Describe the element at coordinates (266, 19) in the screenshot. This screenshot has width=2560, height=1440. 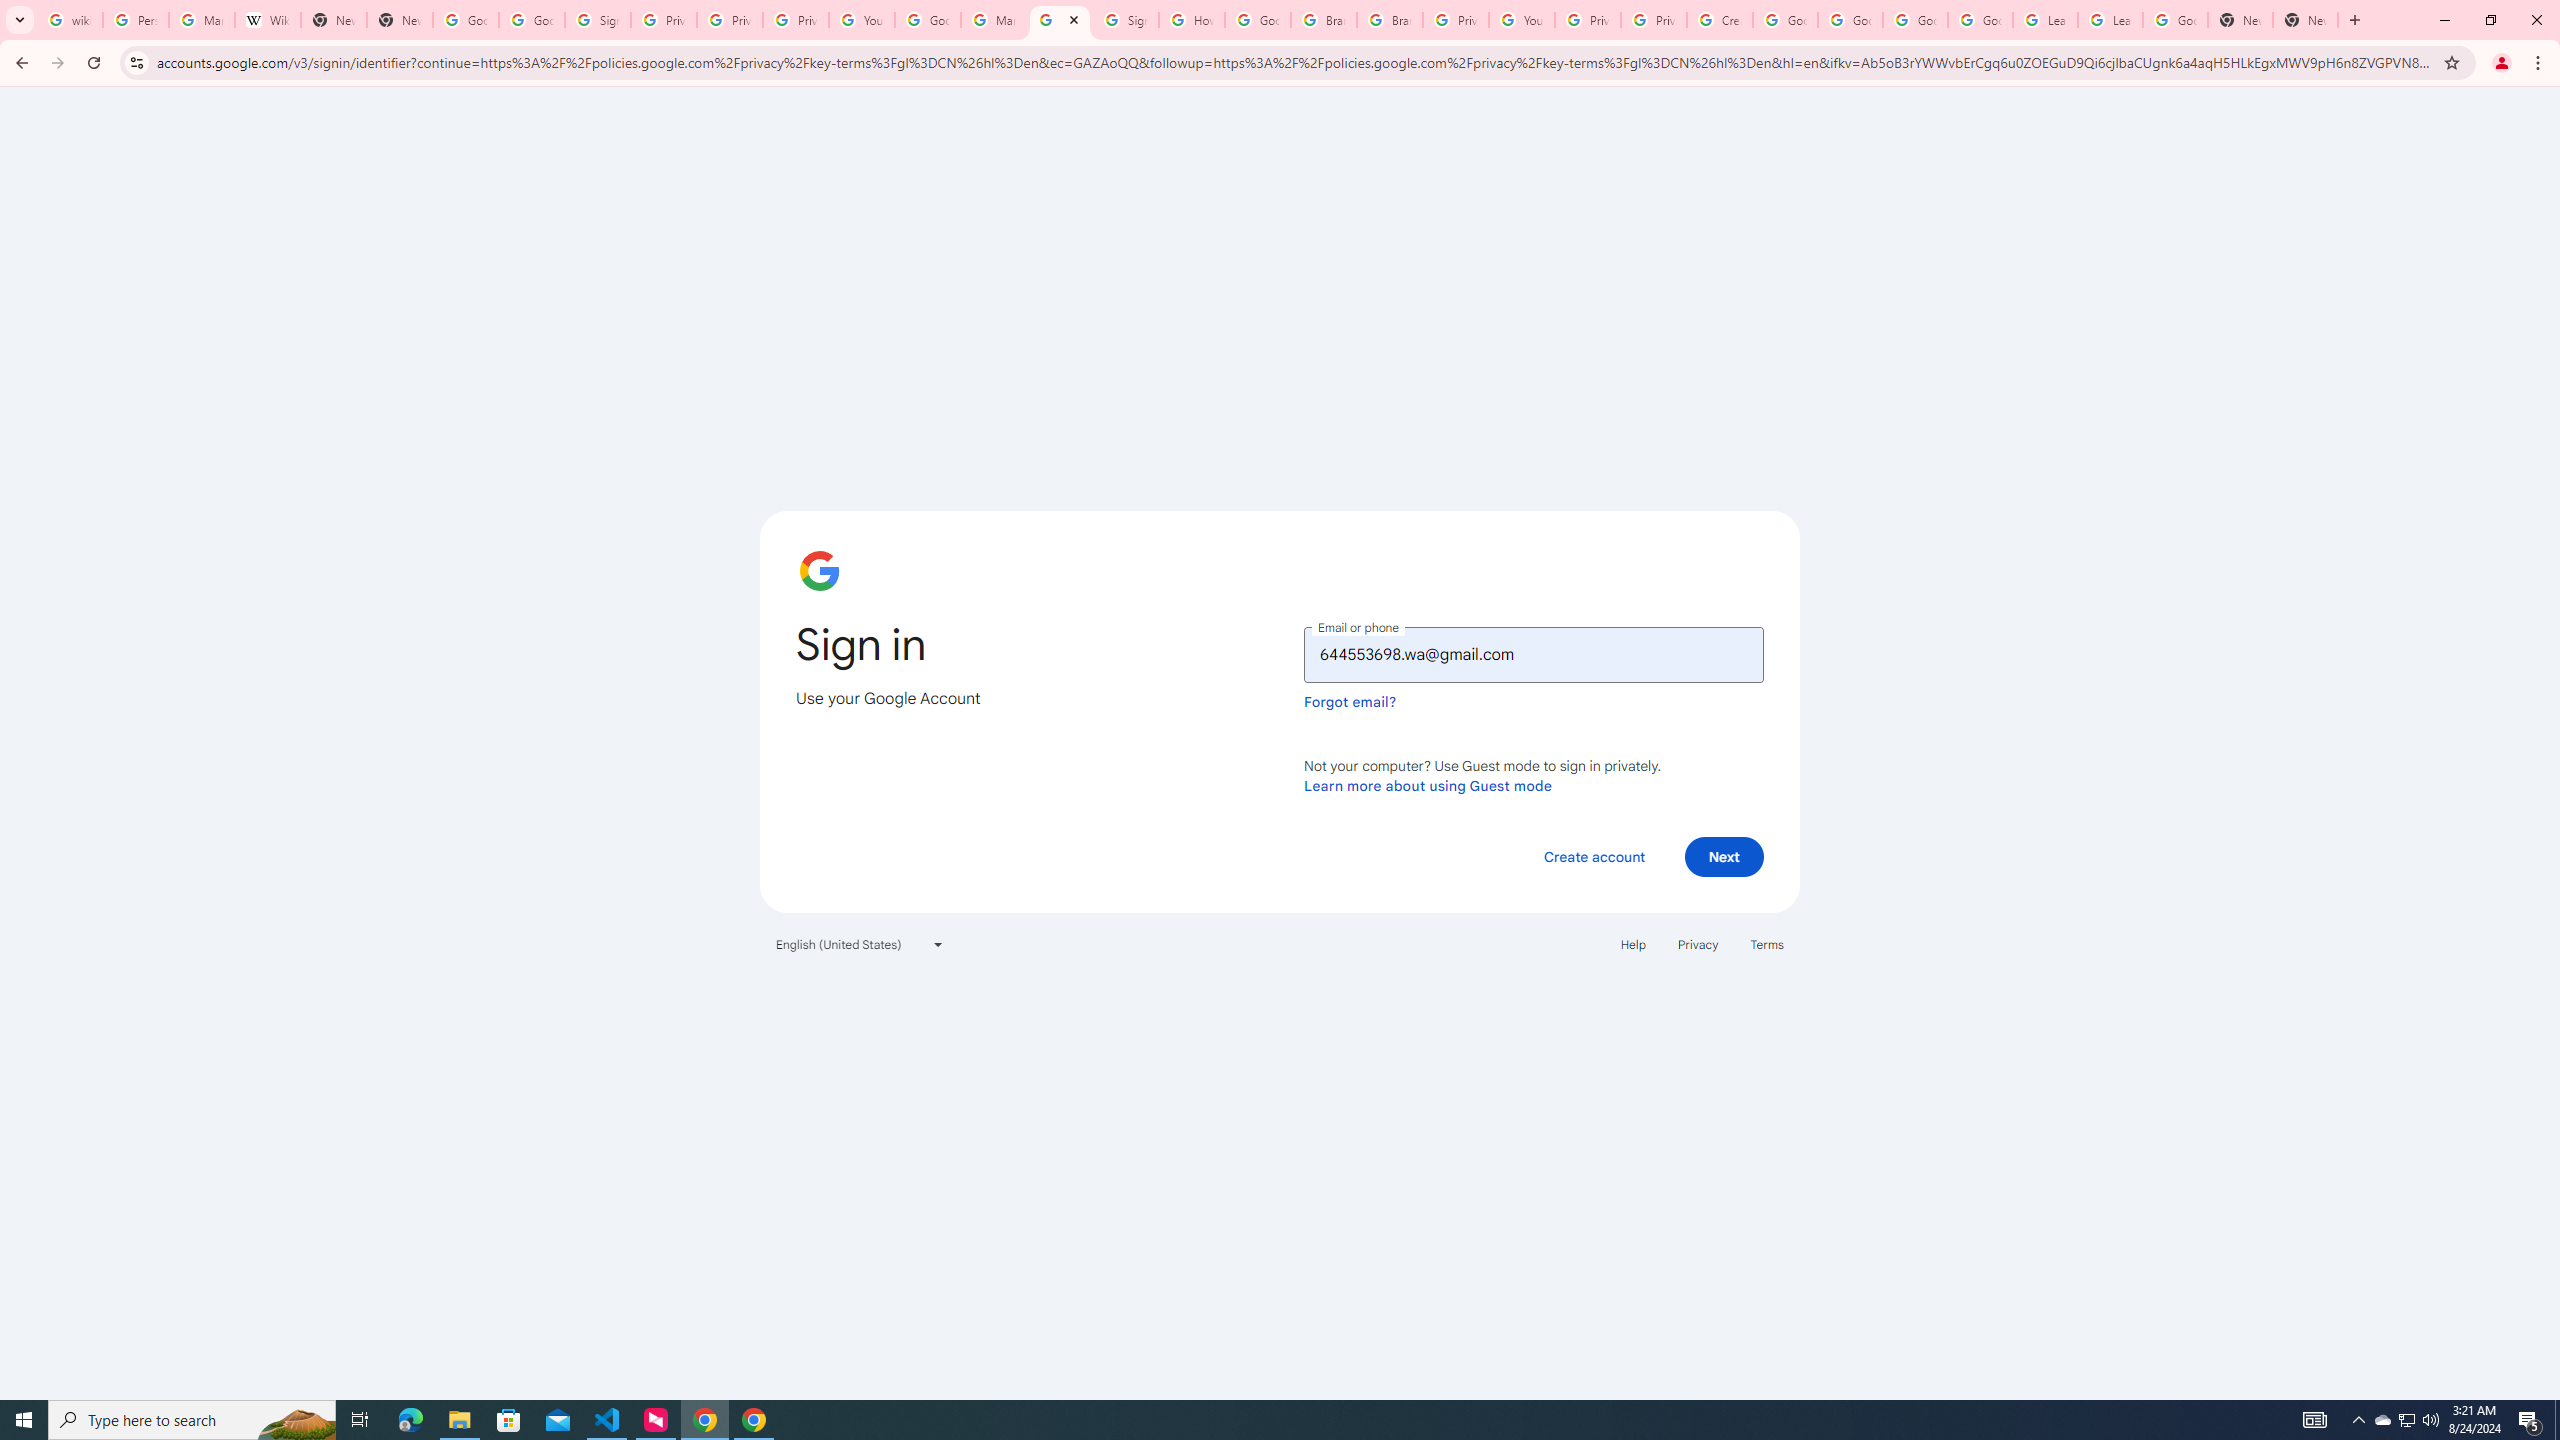
I see `'Wikipedia:Edit requests - Wikipedia'` at that location.